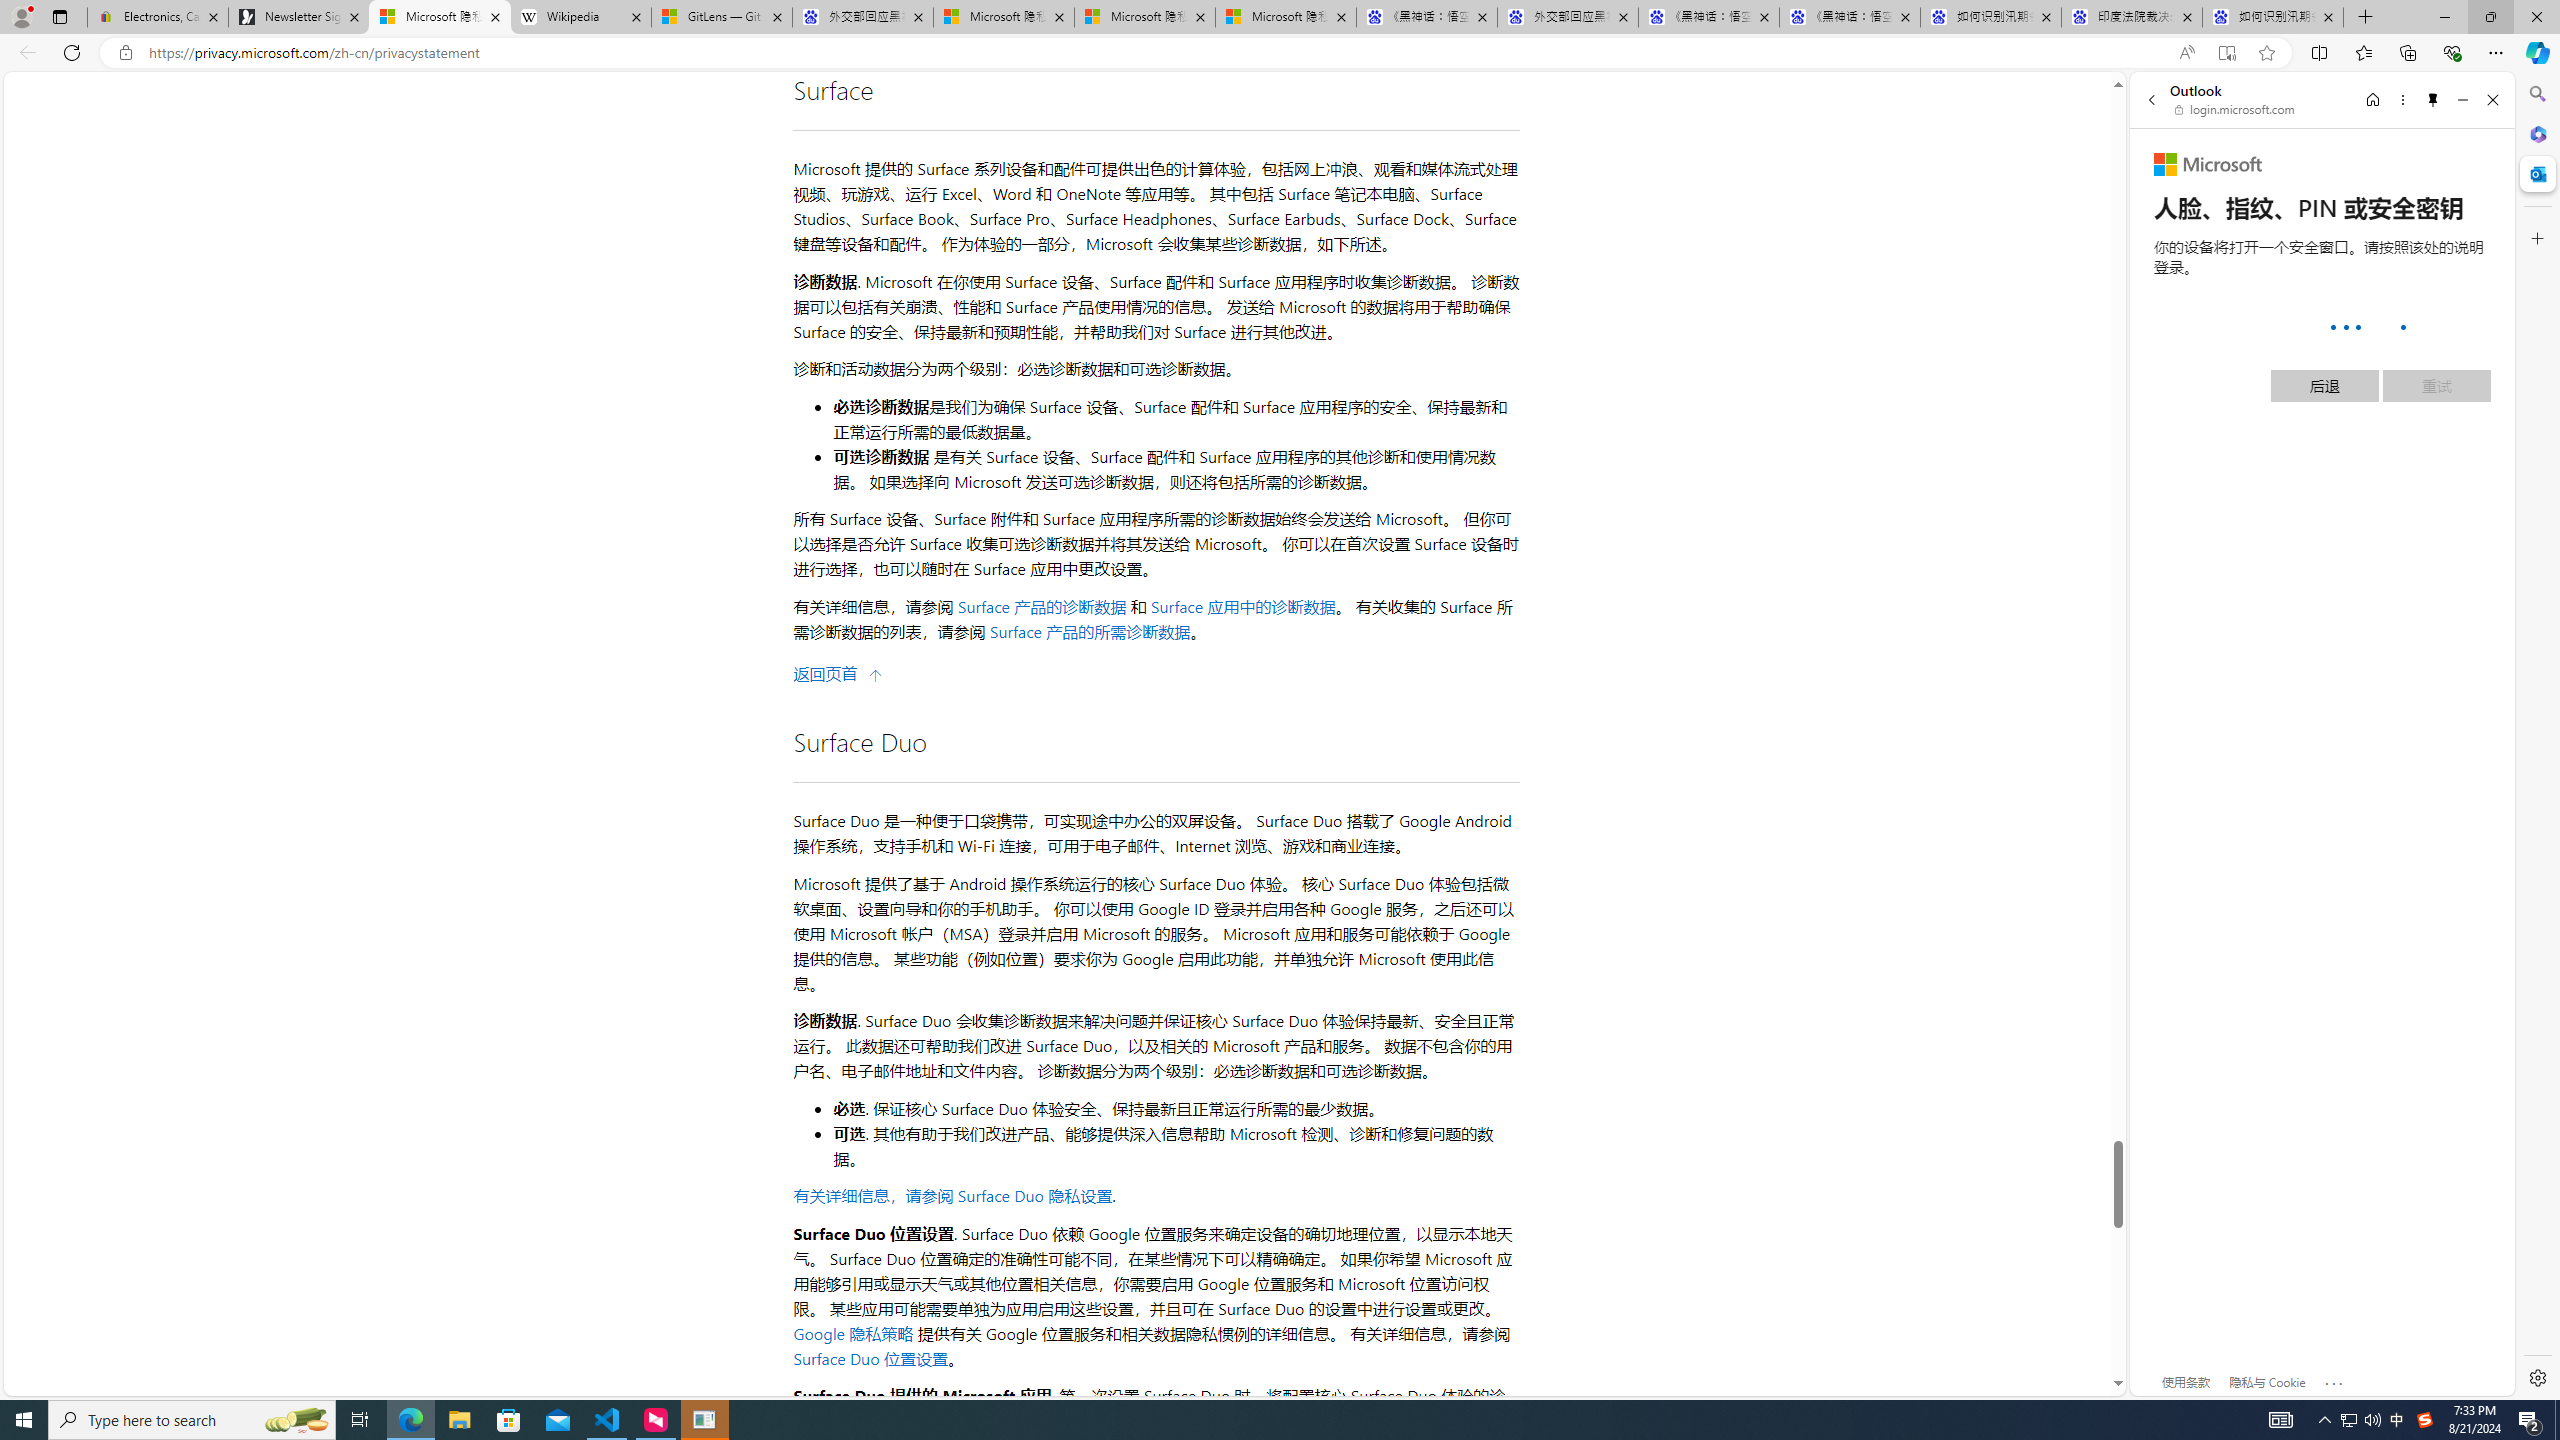 The width and height of the screenshot is (2560, 1440). I want to click on 'Unpin side pane', so click(2433, 99).